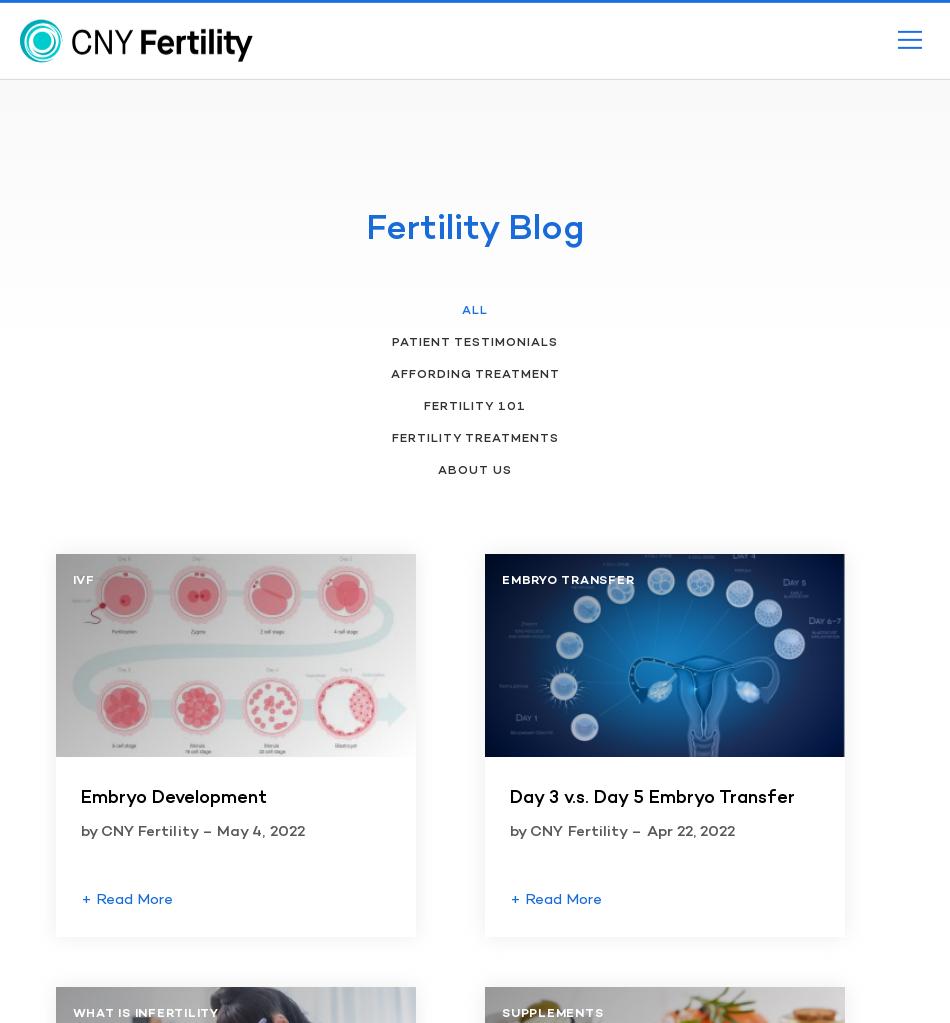 This screenshot has width=950, height=1023. I want to click on 'Patient Testimonials', so click(390, 343).